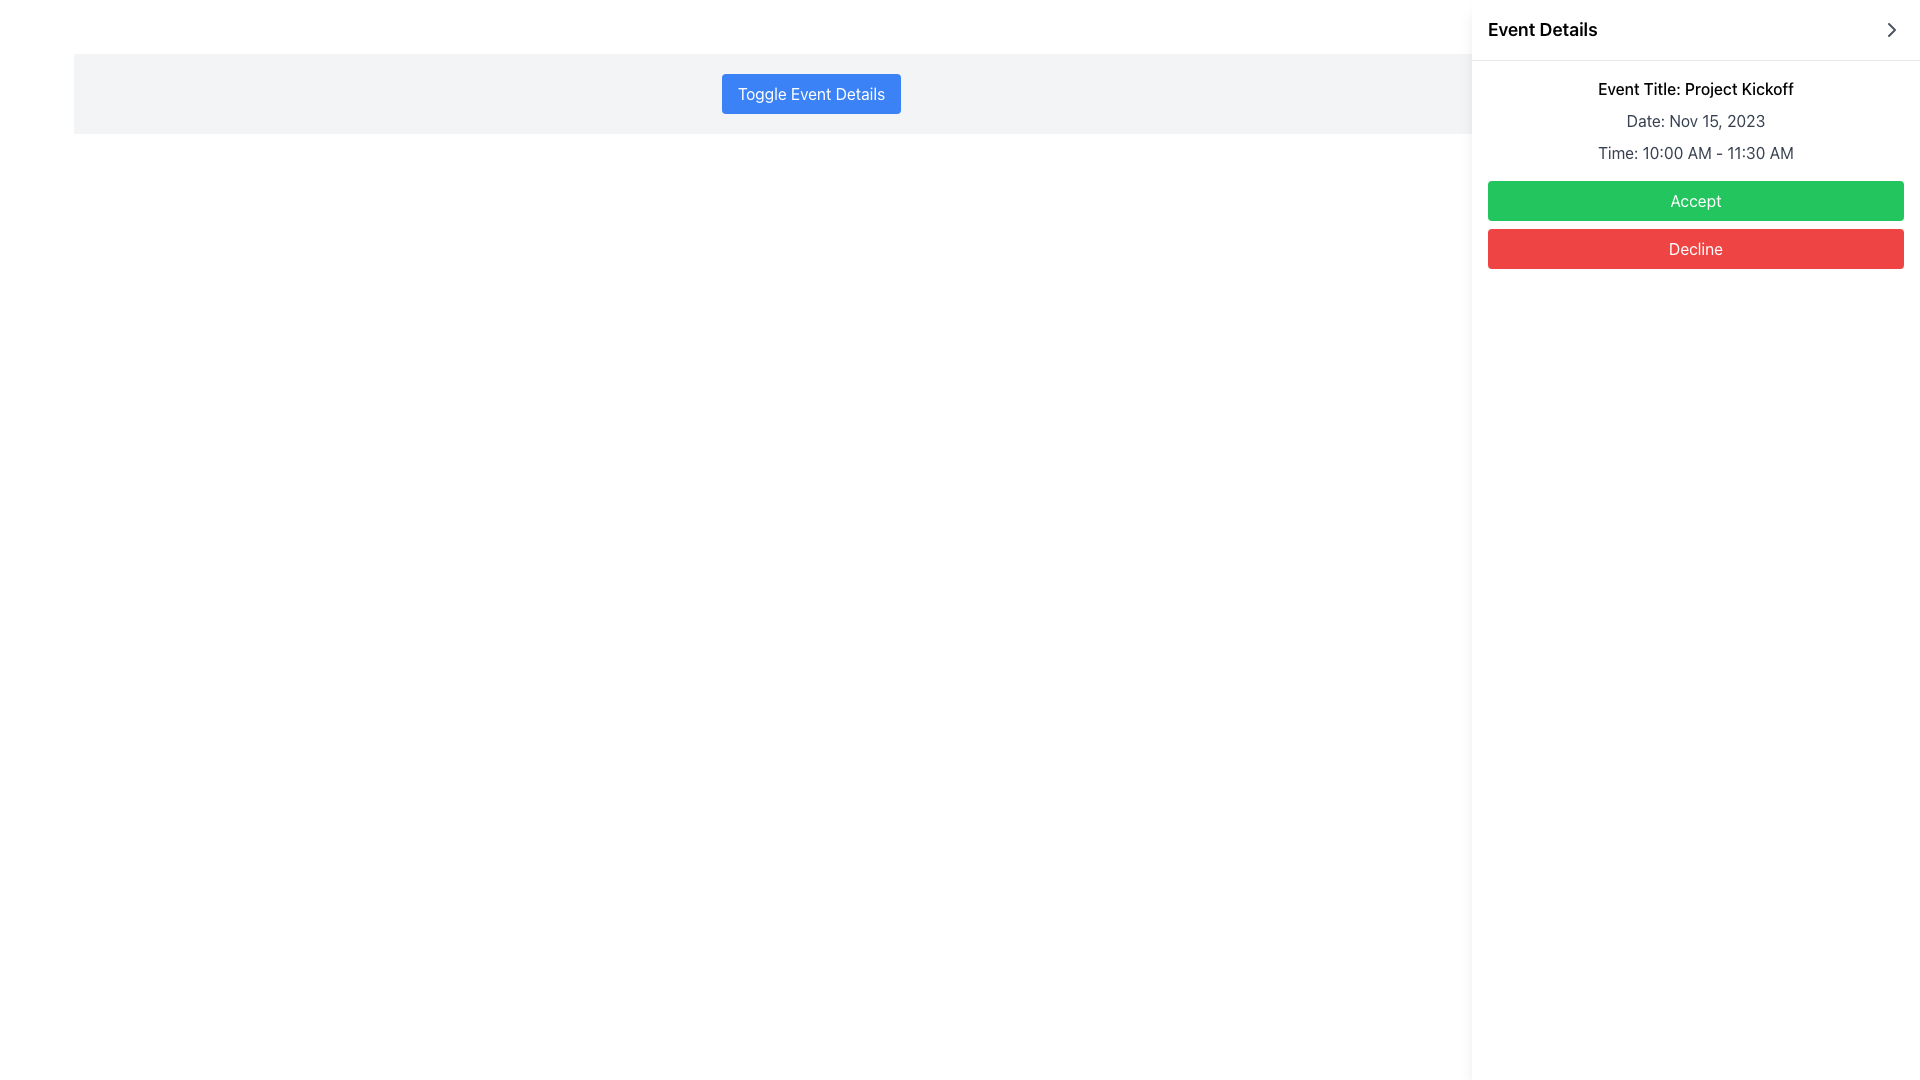  Describe the element at coordinates (1694, 152) in the screenshot. I see `the Text label that indicates the time duration of the event, which displays '10:00 AM to 11:30 AM', located under the 'Event Details' section above the 'Accept' and 'Decline' buttons` at that location.